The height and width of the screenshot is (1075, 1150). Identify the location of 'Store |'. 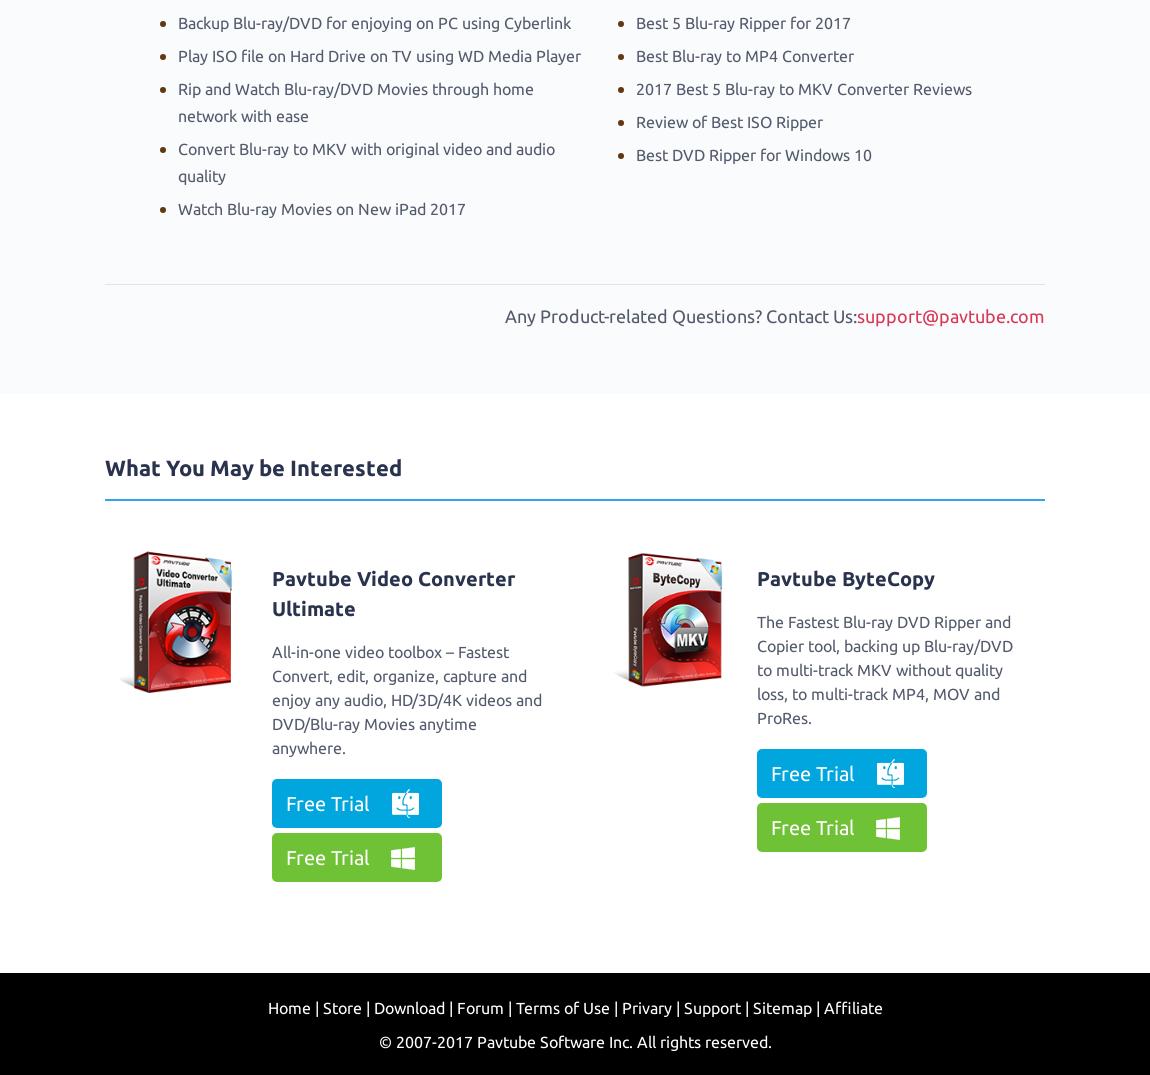
(345, 1007).